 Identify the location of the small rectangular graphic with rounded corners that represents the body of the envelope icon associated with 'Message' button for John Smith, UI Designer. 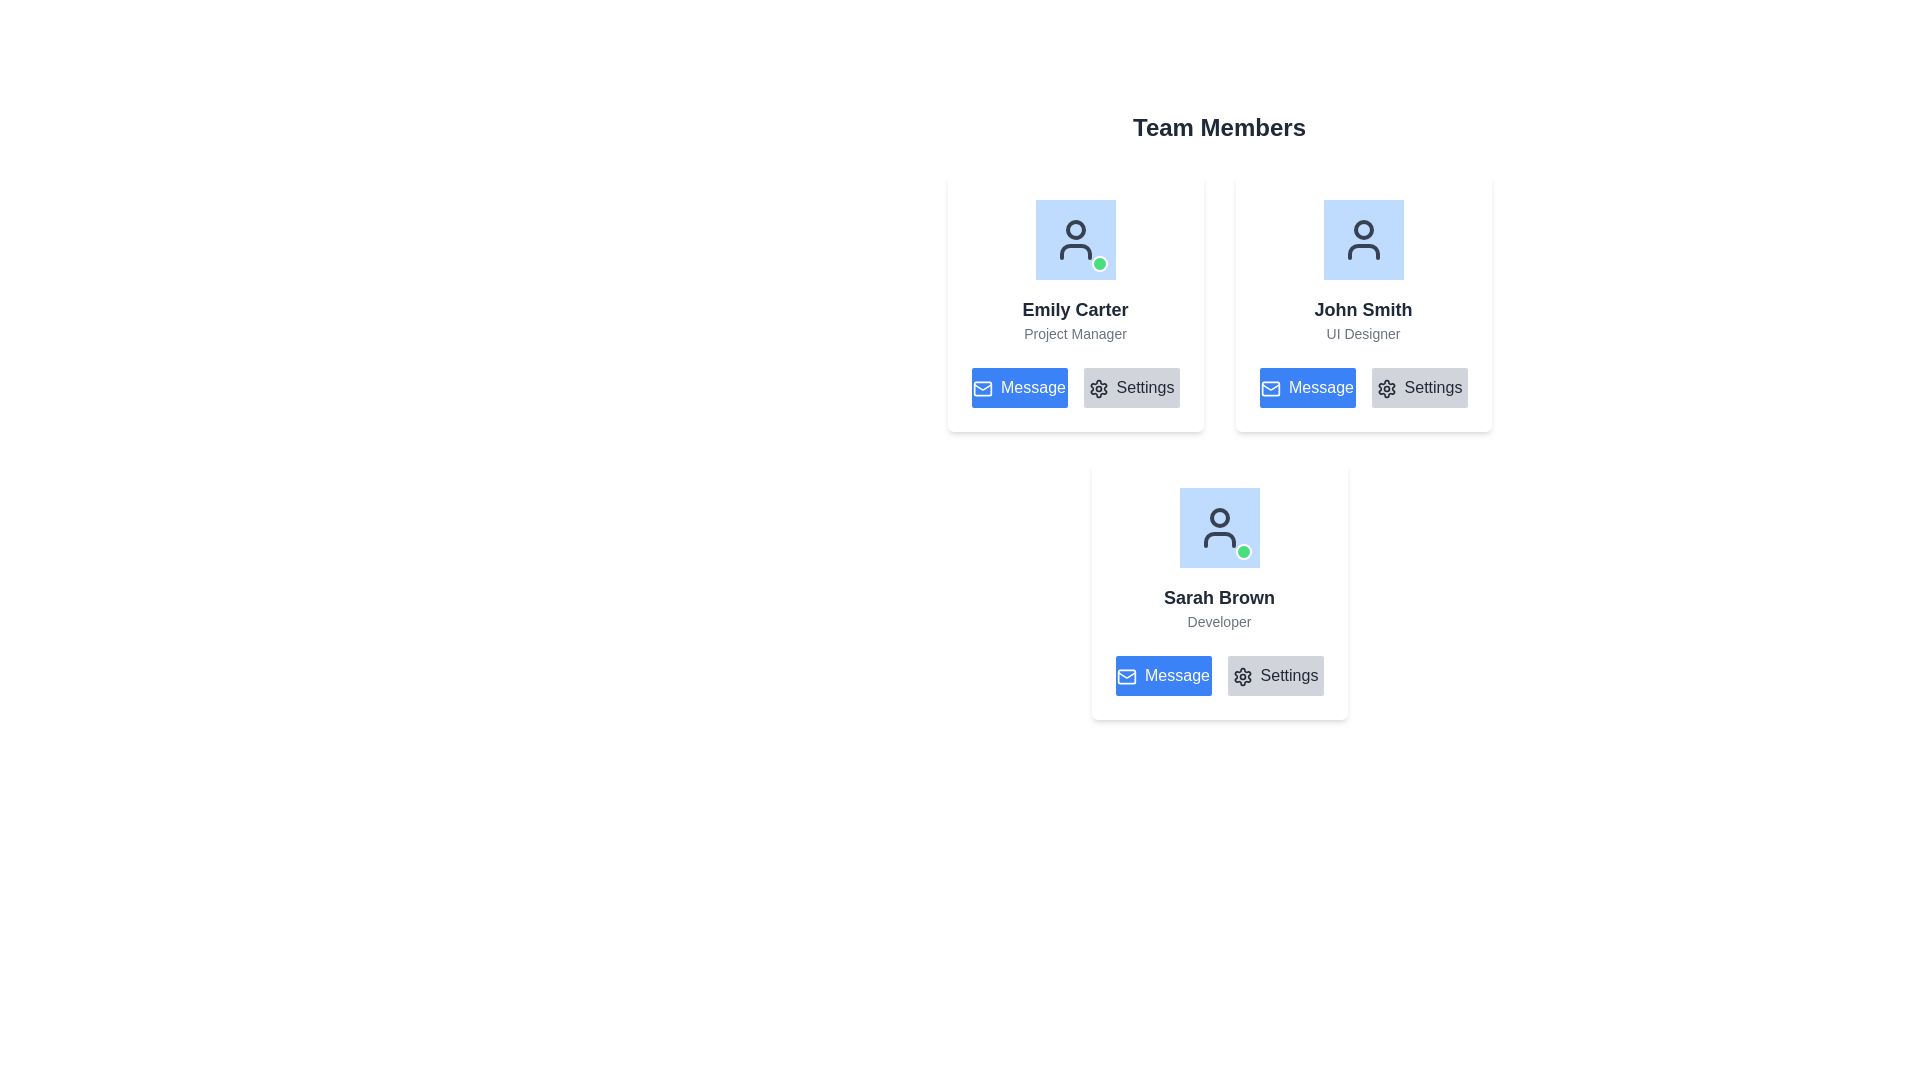
(1270, 388).